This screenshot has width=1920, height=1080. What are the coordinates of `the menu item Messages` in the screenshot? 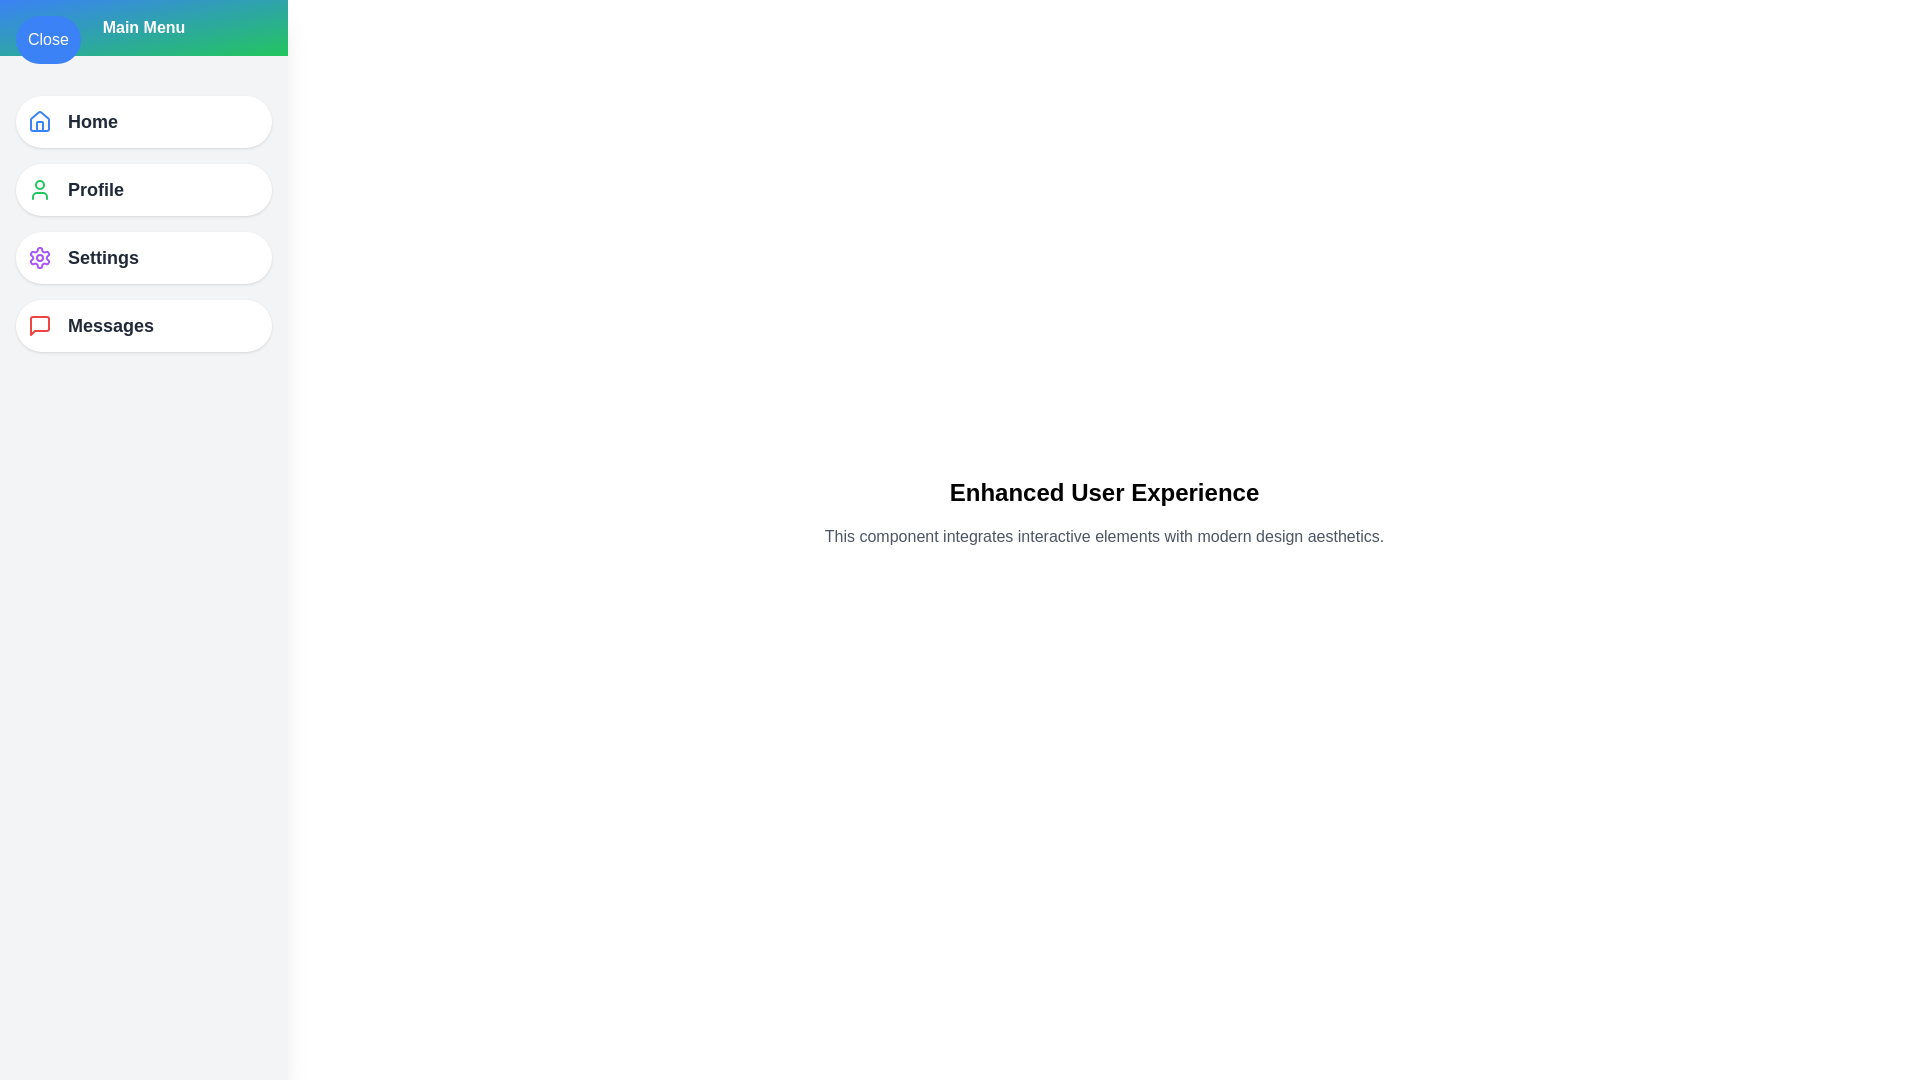 It's located at (143, 325).